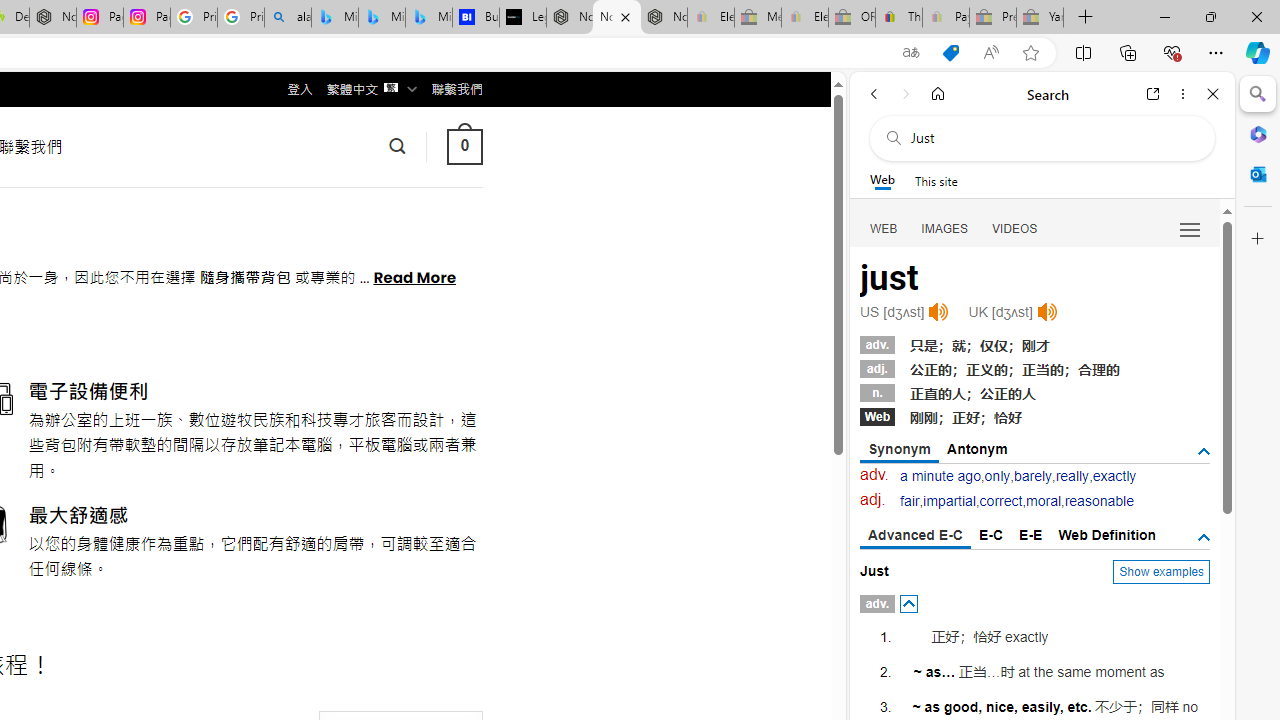 This screenshot has width=1280, height=720. What do you see at coordinates (939, 476) in the screenshot?
I see `'a minute ago'` at bounding box center [939, 476].